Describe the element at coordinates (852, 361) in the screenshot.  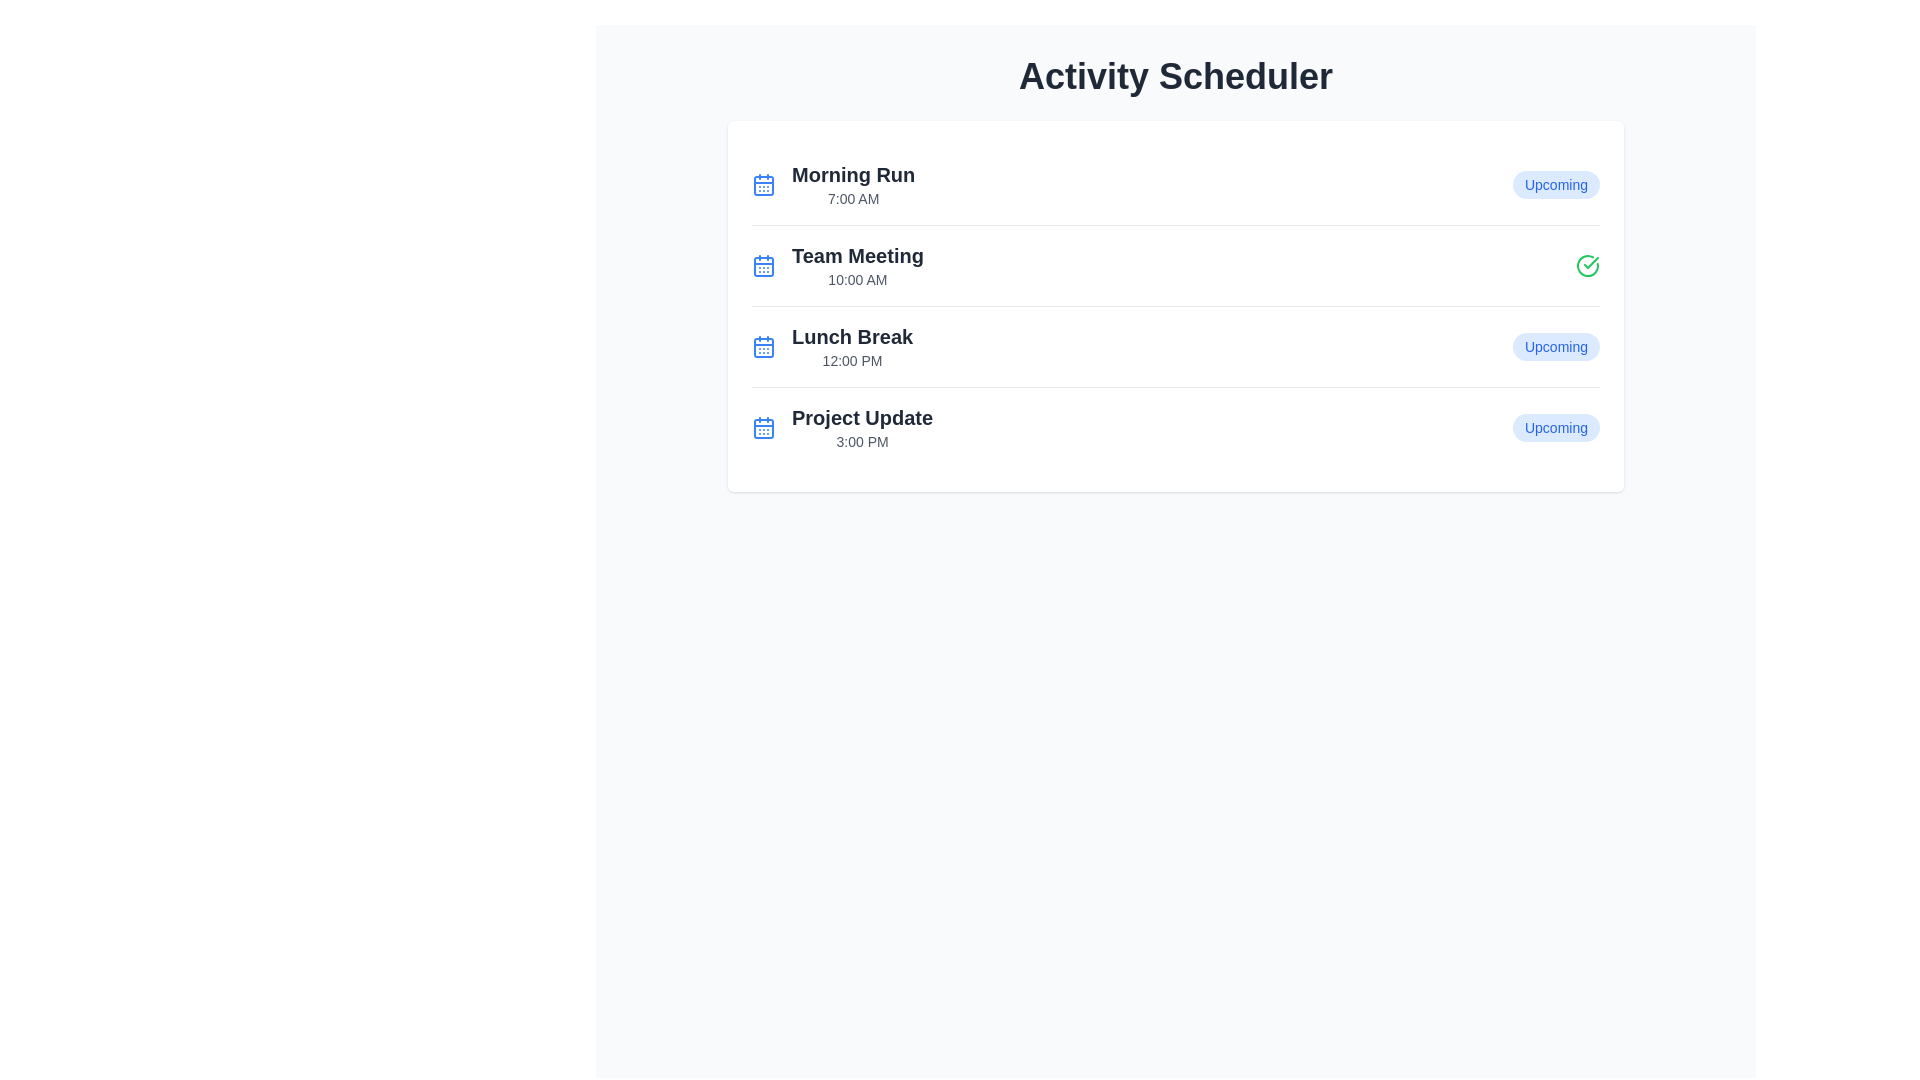
I see `the static text label displaying the scheduled time for 'Lunch Break' at 12:00 PM, which is located below the larger 'Lunch Break' text in the activity scheduler list` at that location.